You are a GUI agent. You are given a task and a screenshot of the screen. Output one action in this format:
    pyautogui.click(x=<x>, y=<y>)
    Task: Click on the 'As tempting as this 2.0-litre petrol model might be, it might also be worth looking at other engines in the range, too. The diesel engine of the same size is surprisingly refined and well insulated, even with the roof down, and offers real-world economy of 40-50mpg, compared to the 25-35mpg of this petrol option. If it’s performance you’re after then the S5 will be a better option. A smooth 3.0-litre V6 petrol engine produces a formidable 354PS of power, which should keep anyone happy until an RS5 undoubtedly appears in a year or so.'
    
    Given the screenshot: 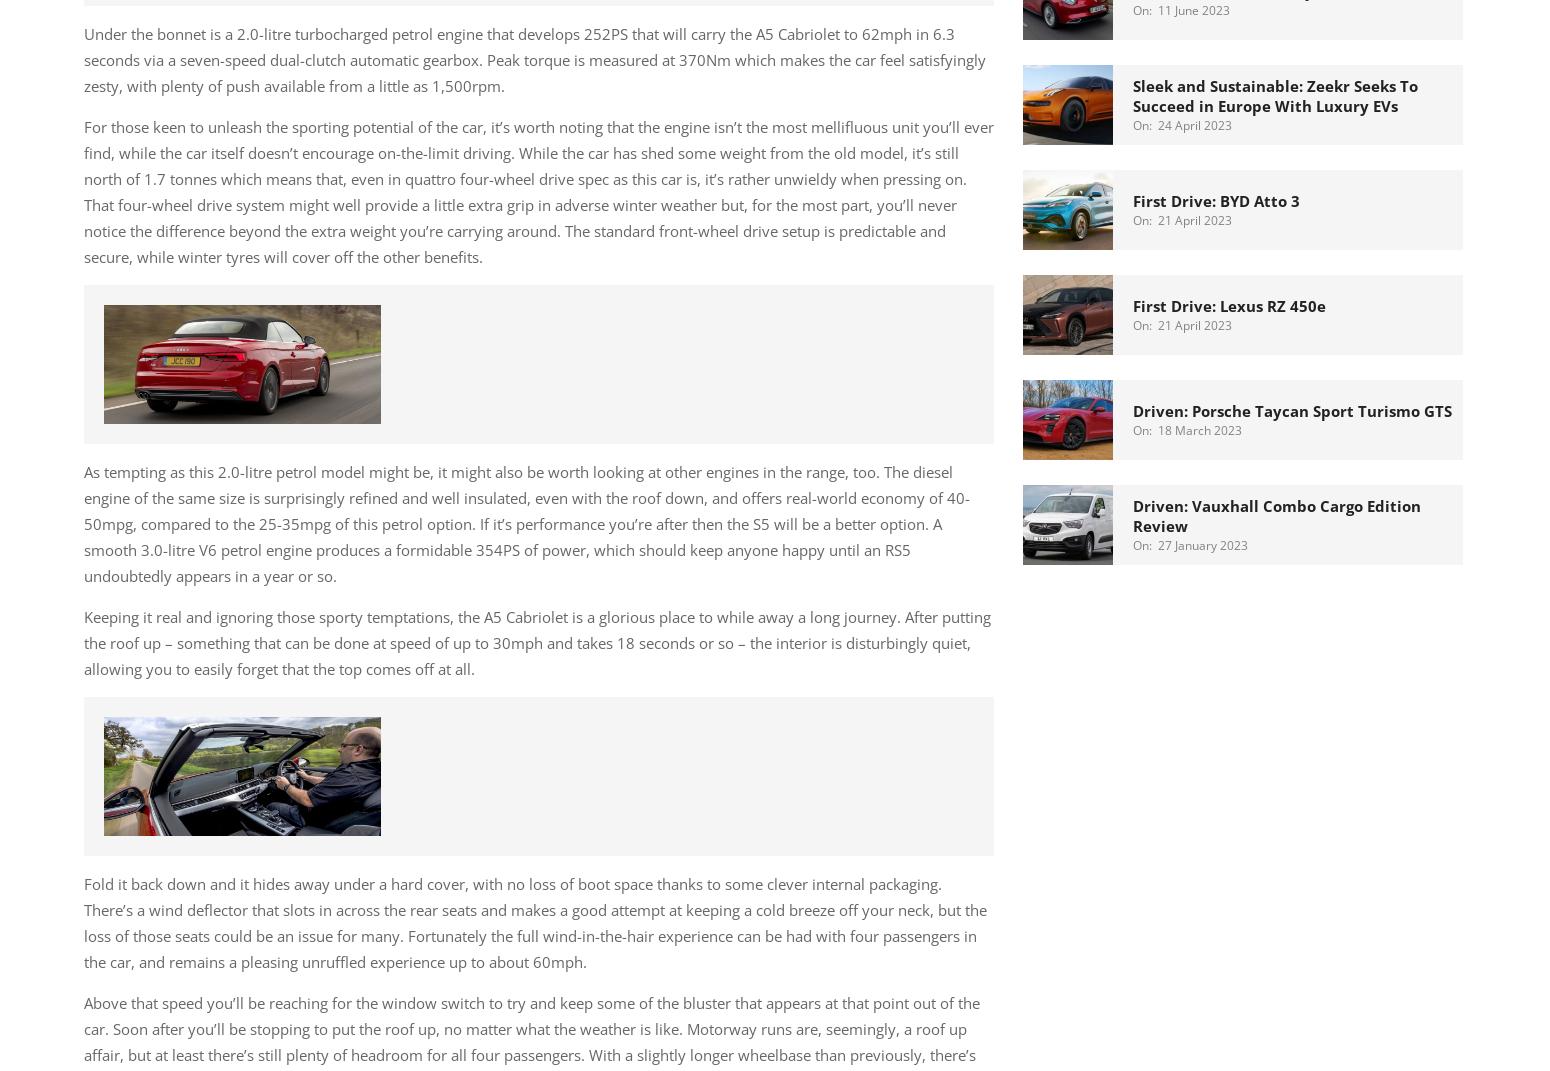 What is the action you would take?
    pyautogui.click(x=526, y=521)
    